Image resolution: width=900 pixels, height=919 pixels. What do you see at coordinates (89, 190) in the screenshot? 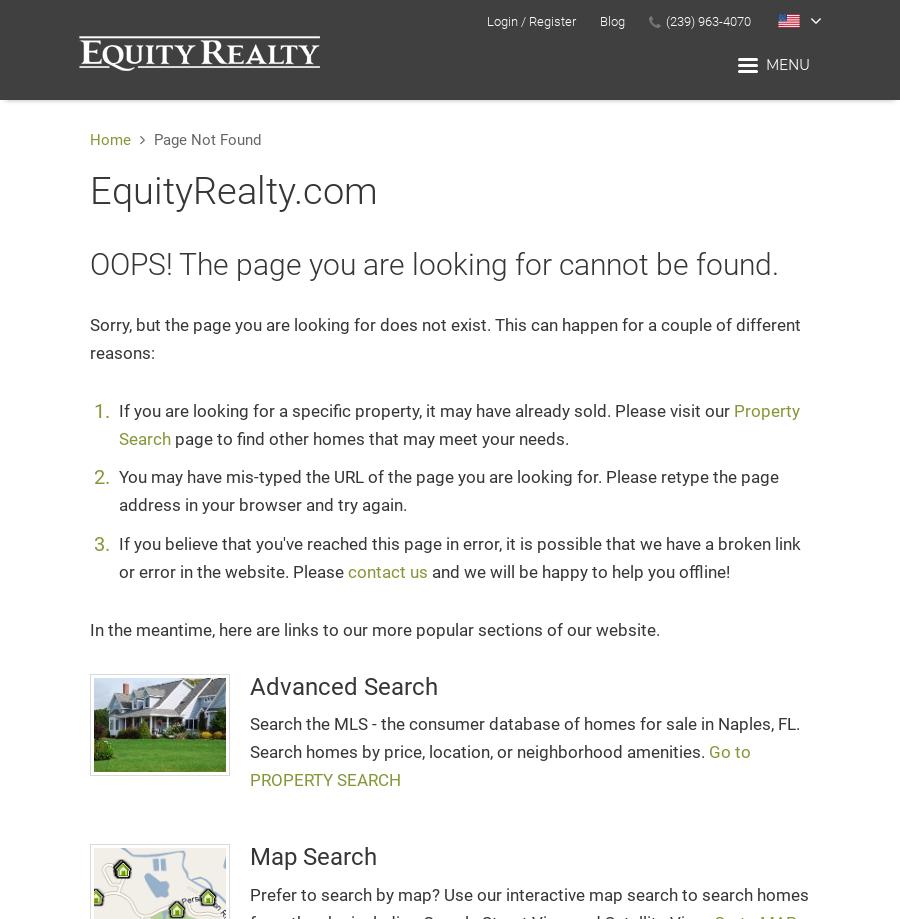
I see `'EquityRealty.com'` at bounding box center [89, 190].